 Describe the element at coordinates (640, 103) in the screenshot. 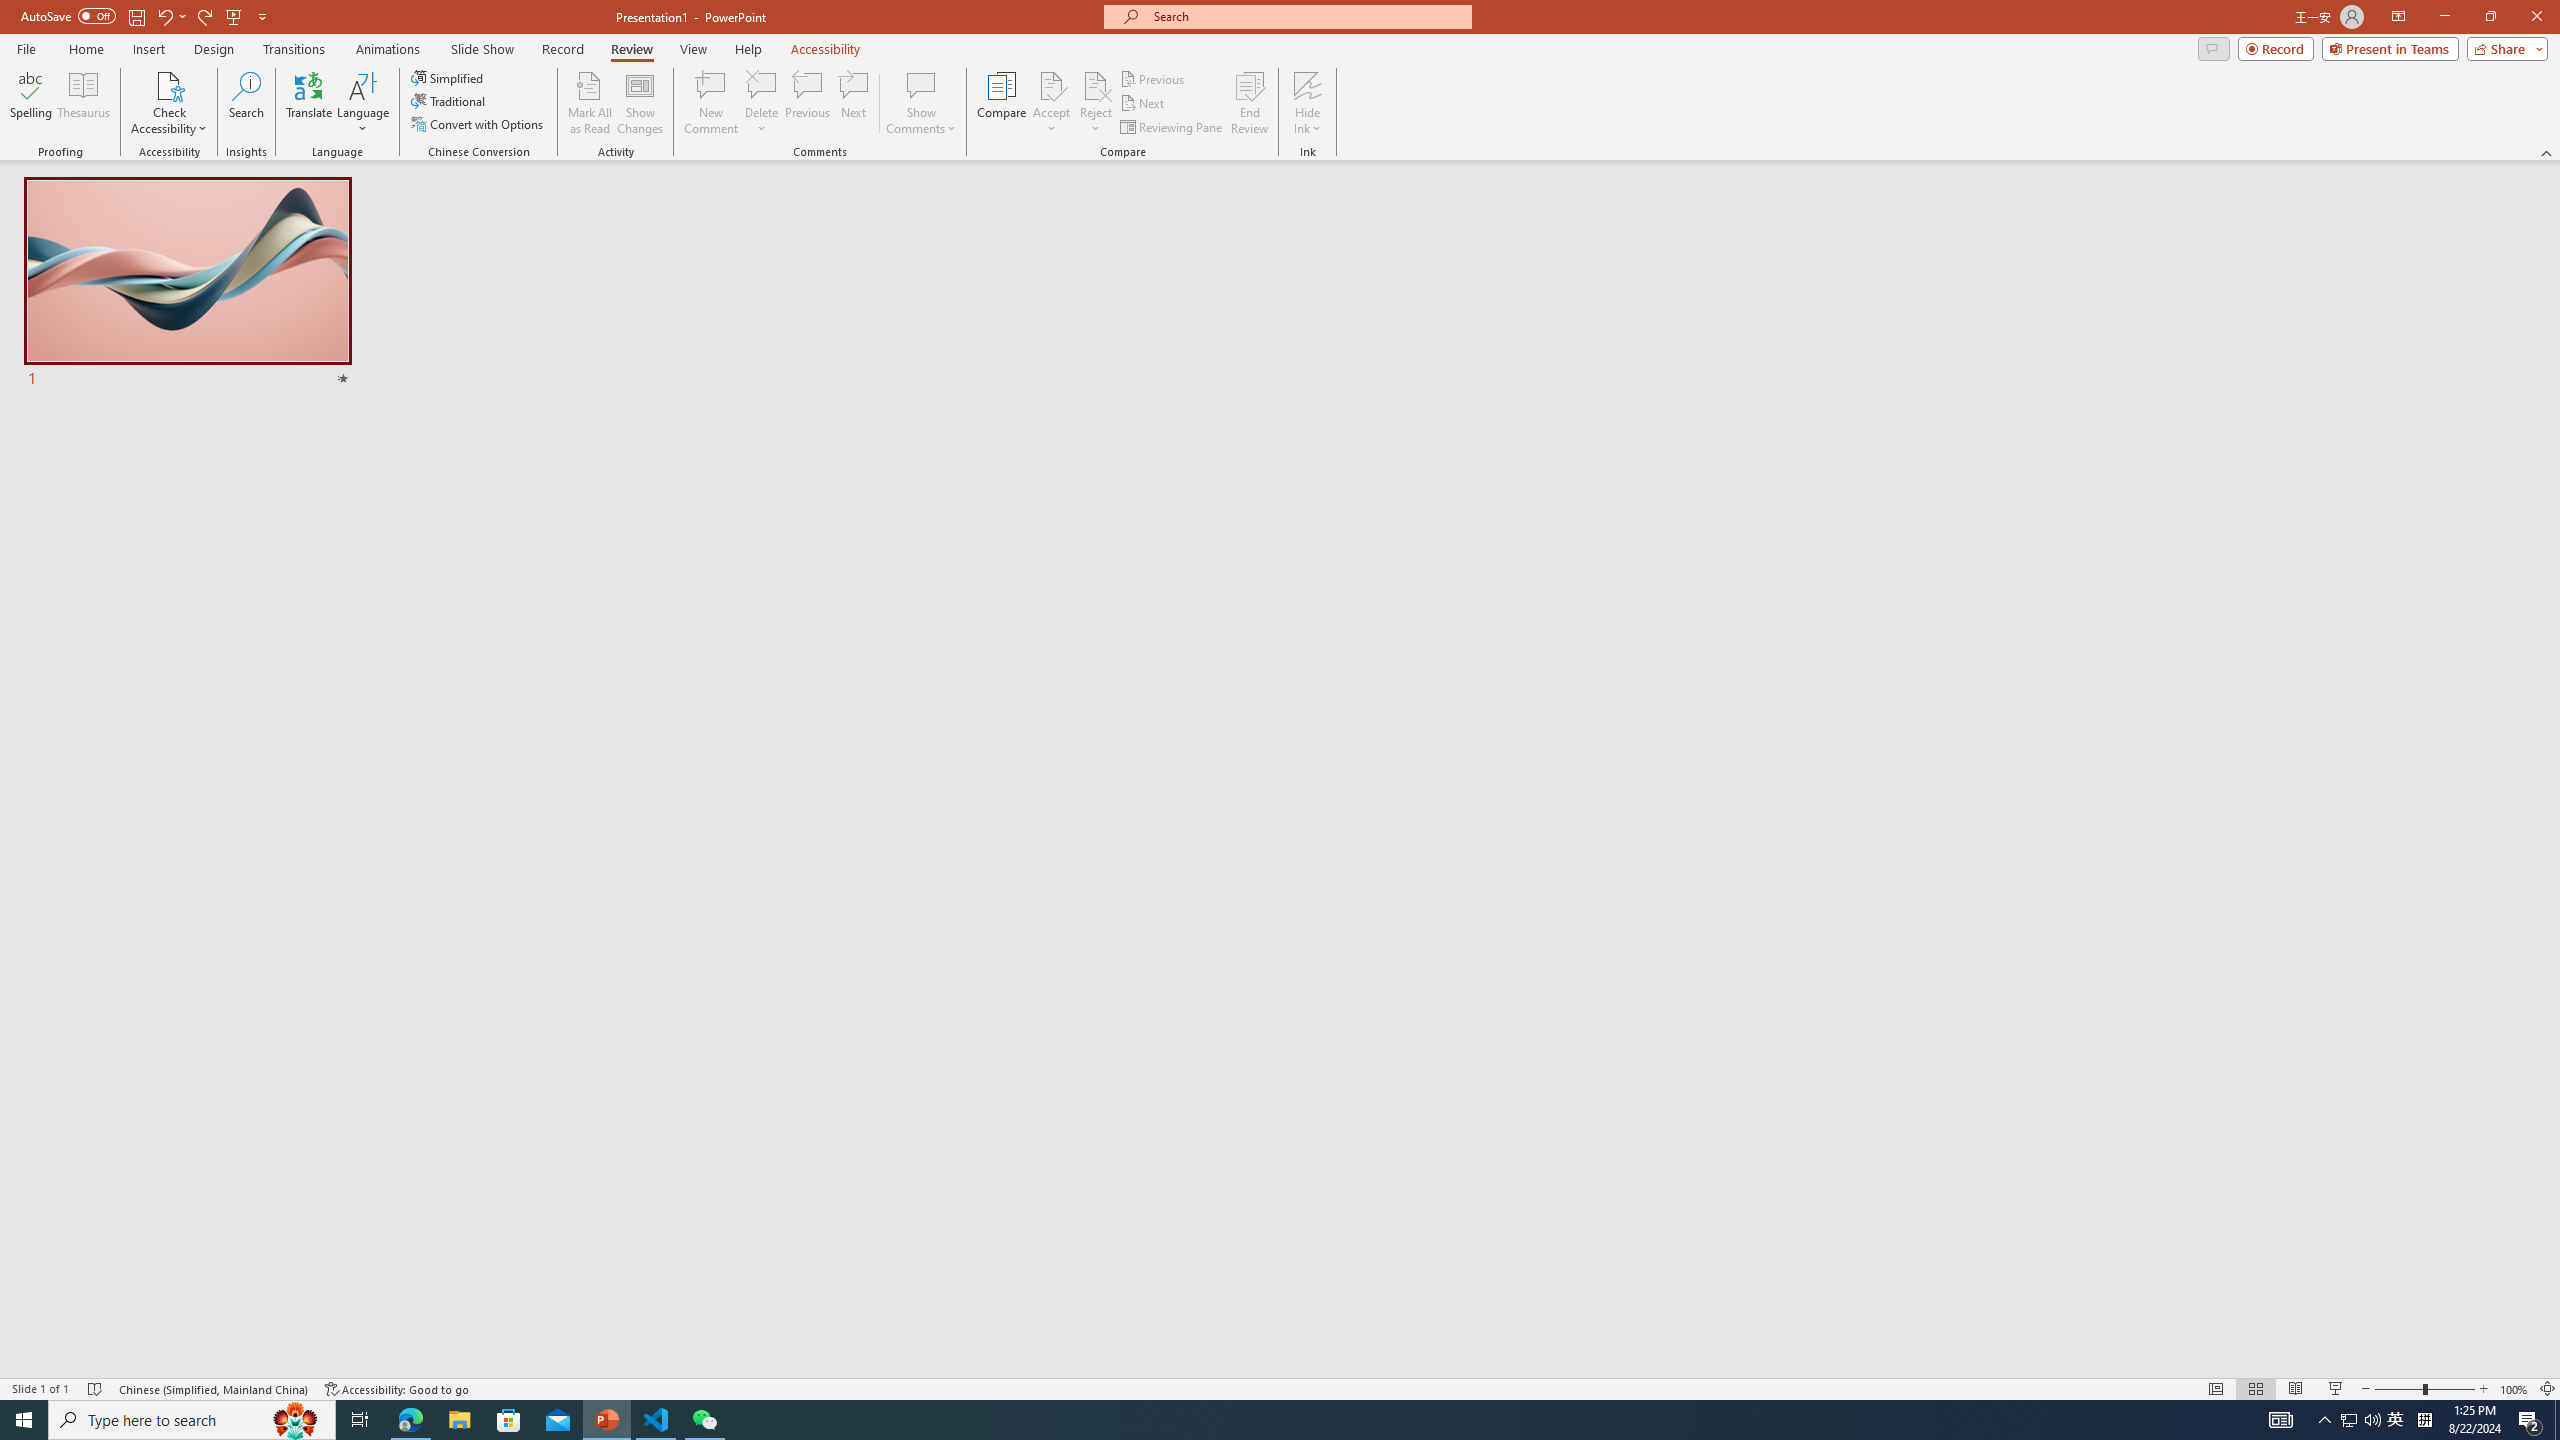

I see `'Show Changes'` at that location.